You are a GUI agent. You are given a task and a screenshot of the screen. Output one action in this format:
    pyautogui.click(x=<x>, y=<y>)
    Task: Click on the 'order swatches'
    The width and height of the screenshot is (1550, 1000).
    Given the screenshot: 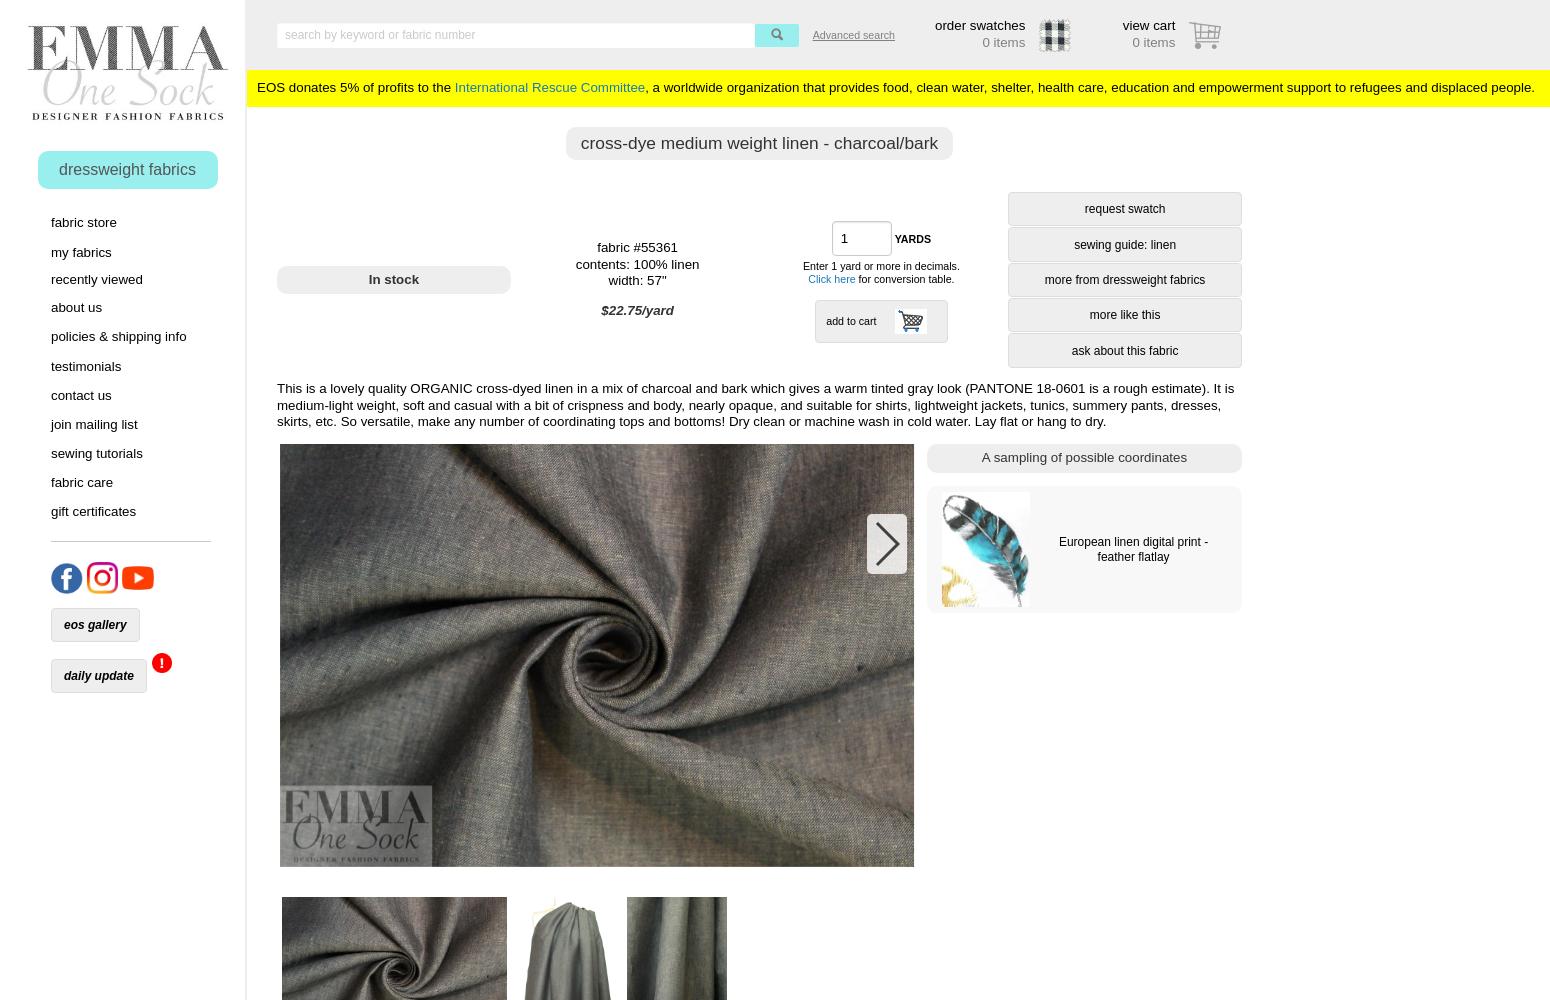 What is the action you would take?
    pyautogui.click(x=979, y=25)
    